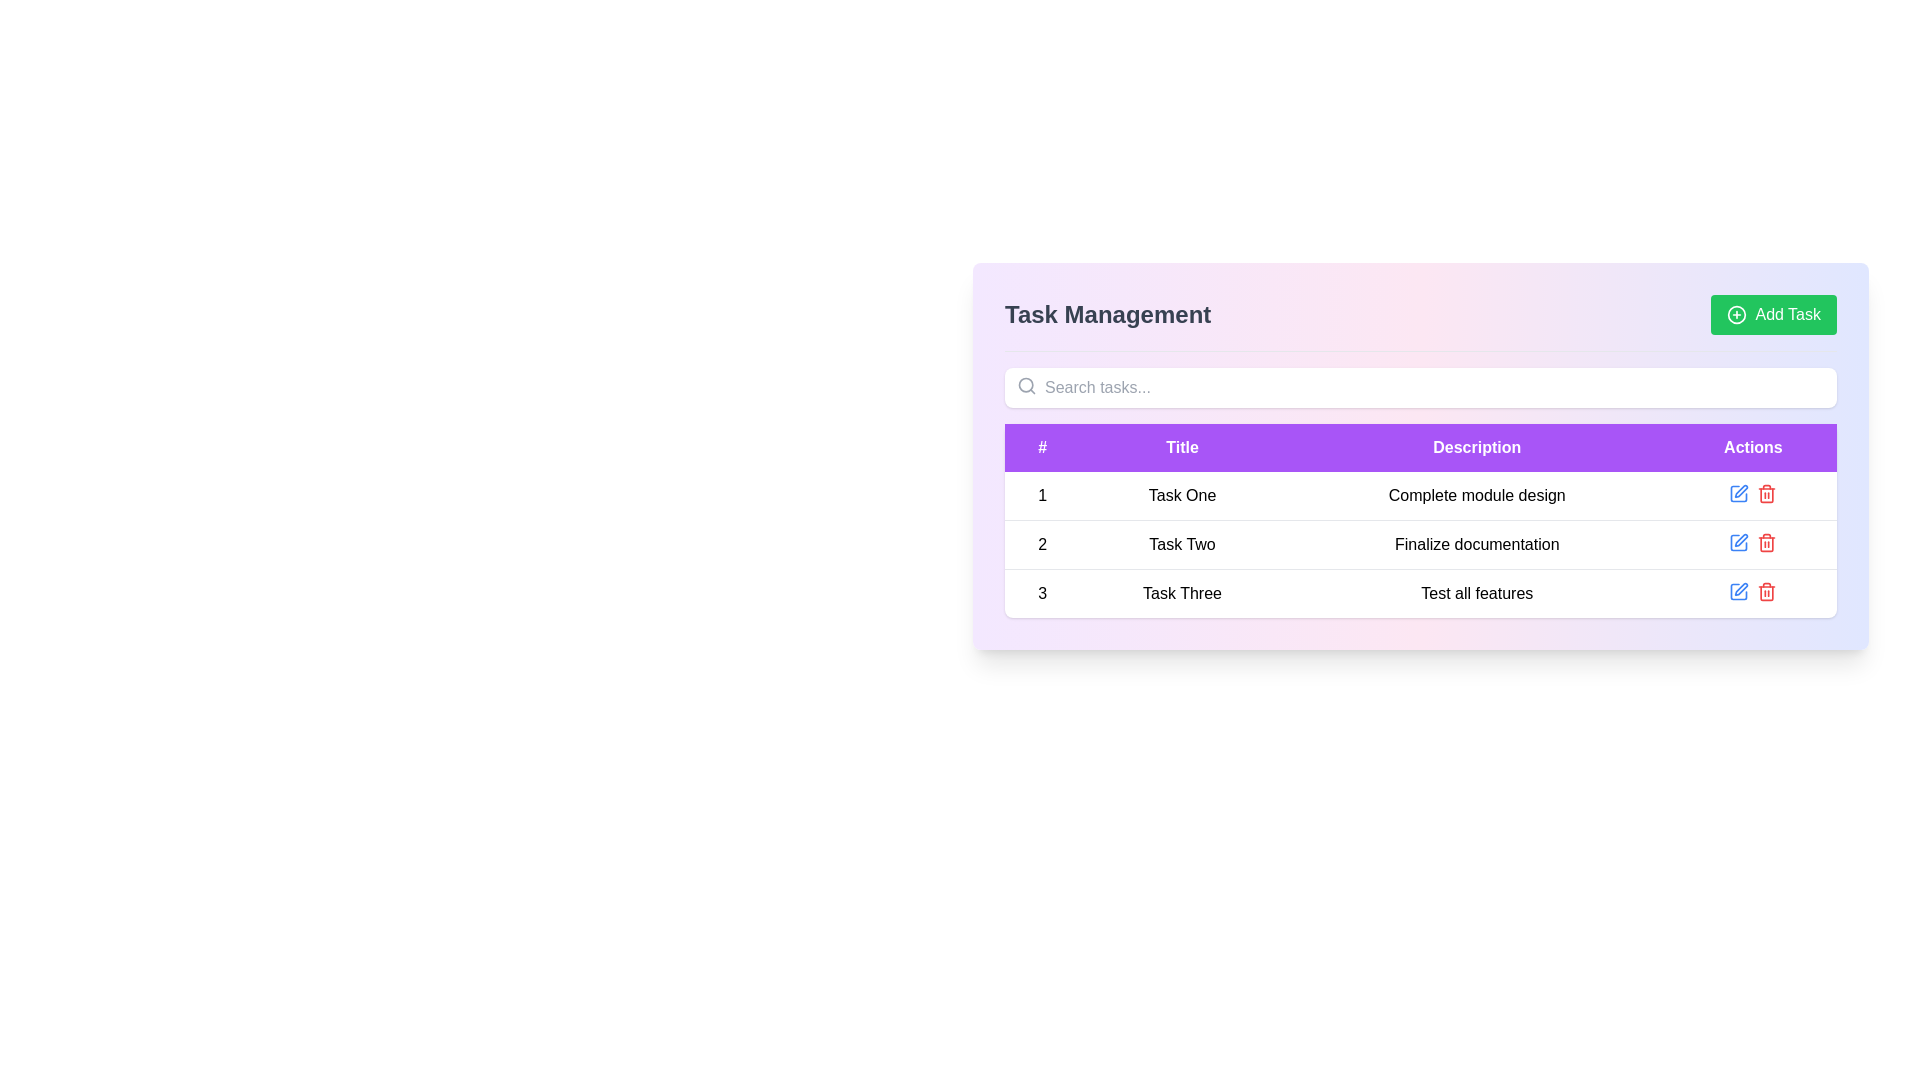 The image size is (1920, 1080). Describe the element at coordinates (1477, 592) in the screenshot. I see `the static text display that provides the description for the task labeled 'Task Three', located in the 'Description' column of the table` at that location.